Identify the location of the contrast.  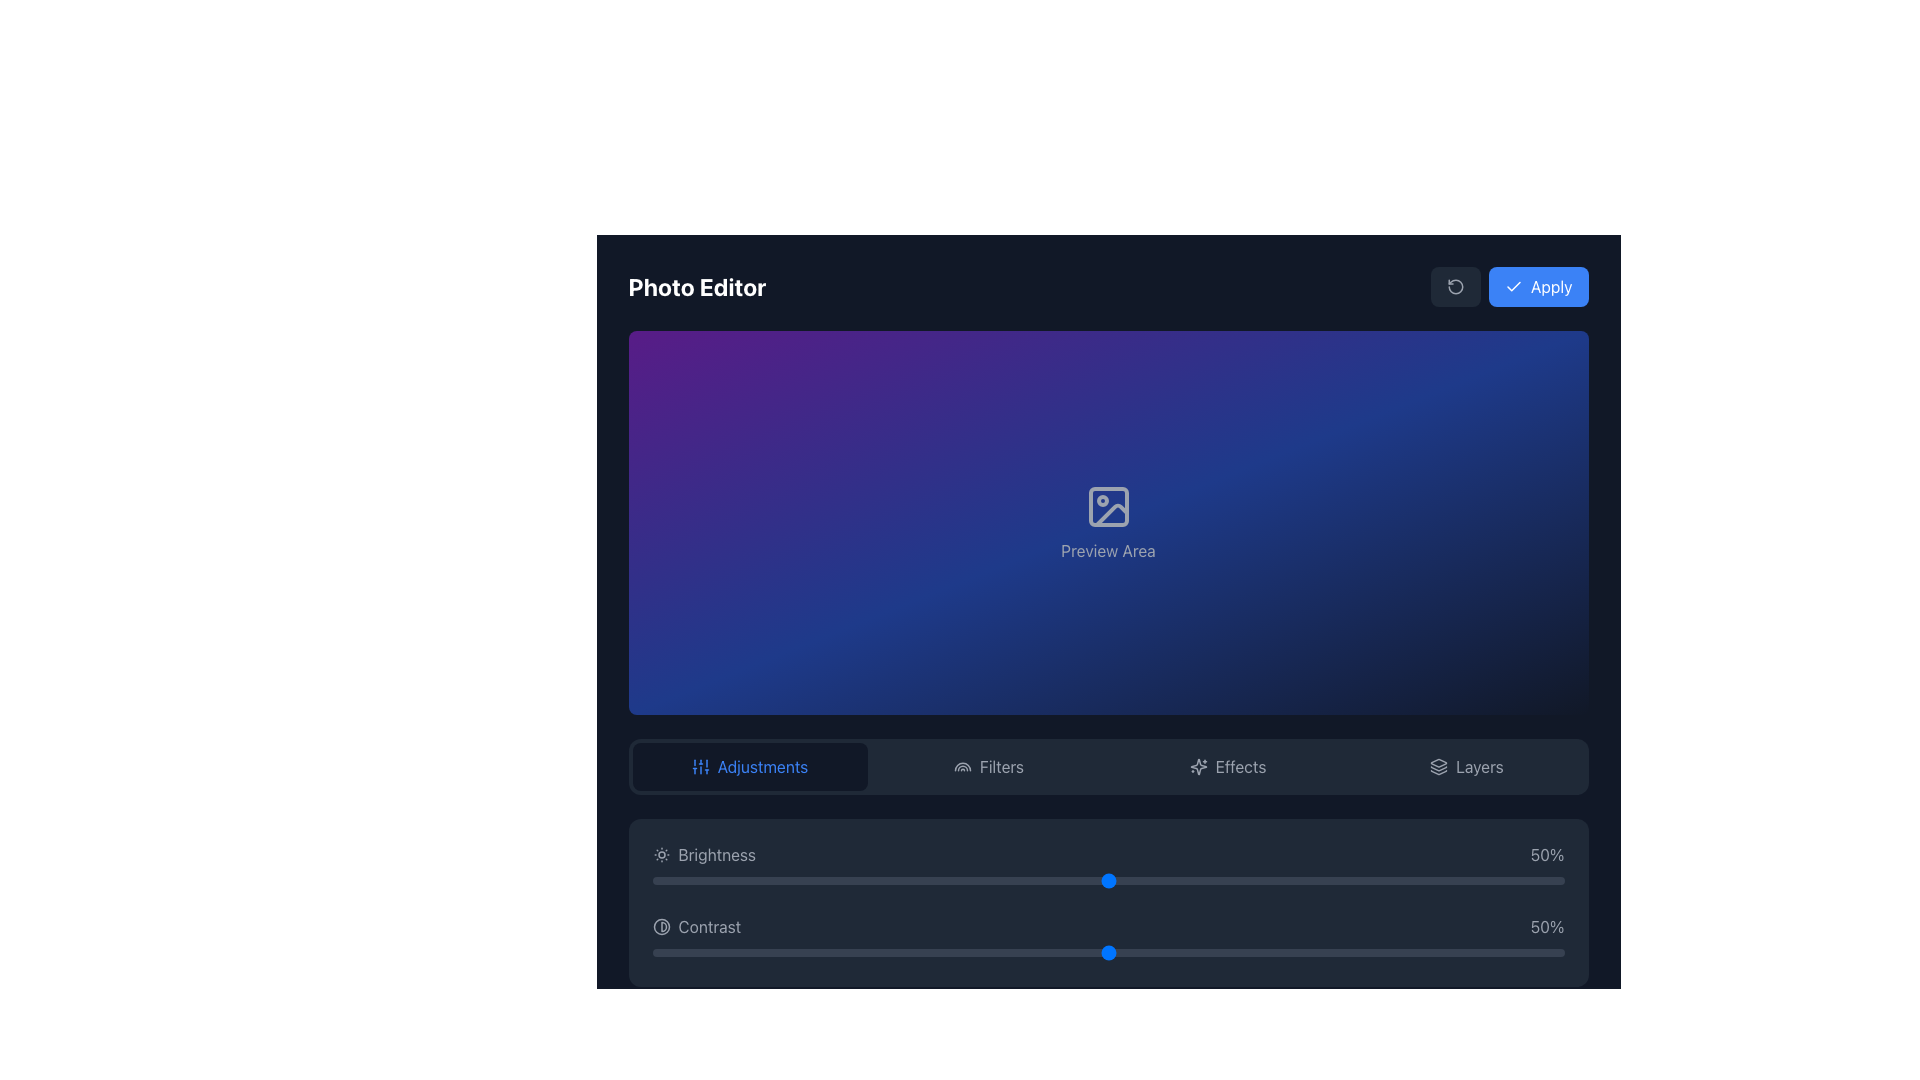
(807, 951).